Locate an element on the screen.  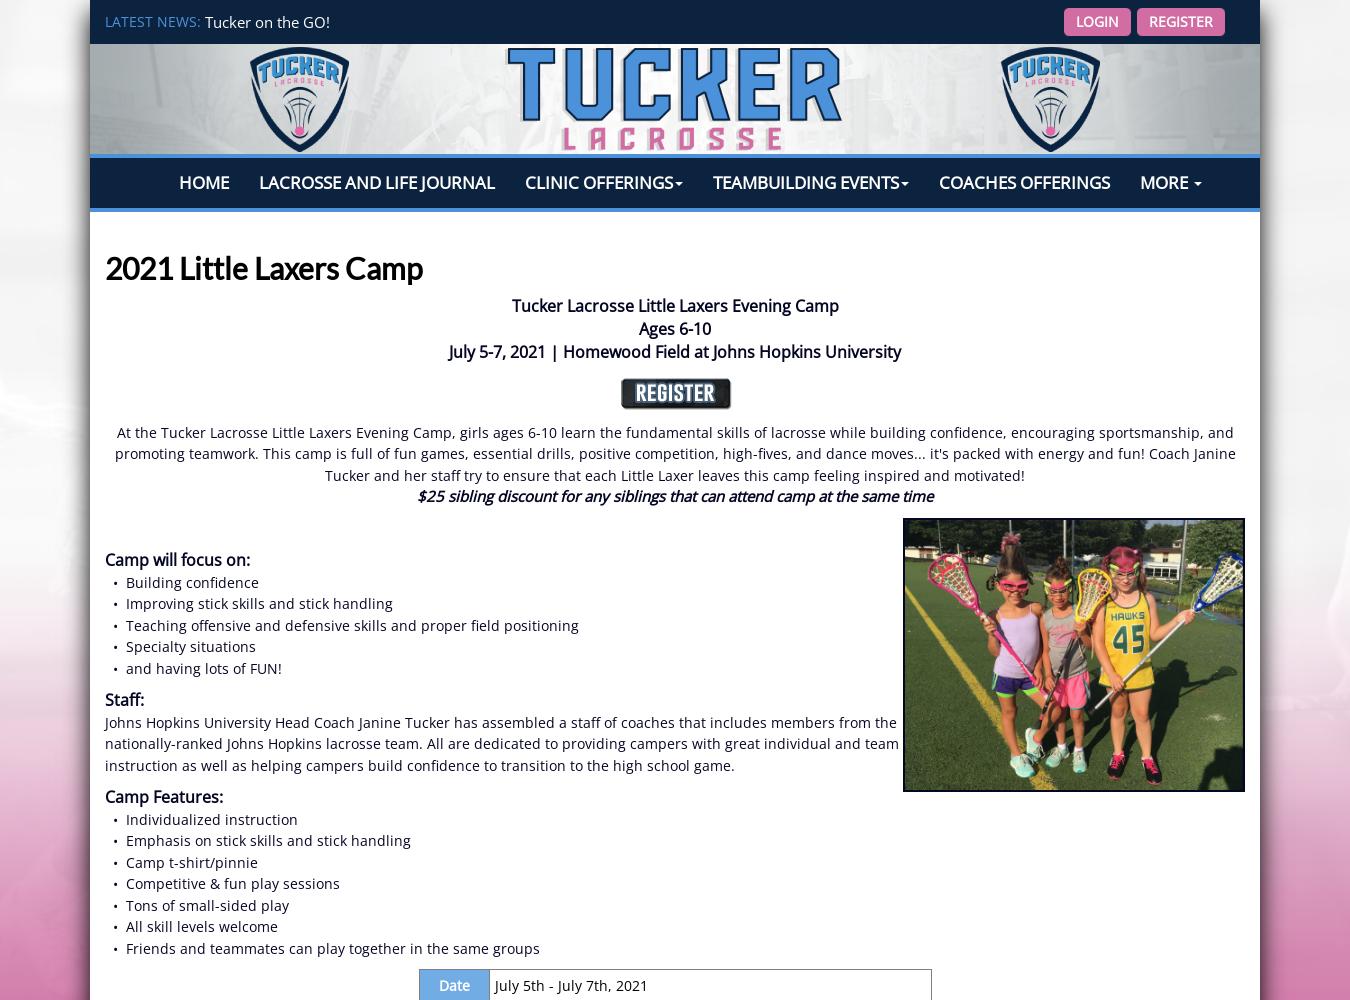
'•  Emphasis on stick skills and stick handling' is located at coordinates (256, 839).